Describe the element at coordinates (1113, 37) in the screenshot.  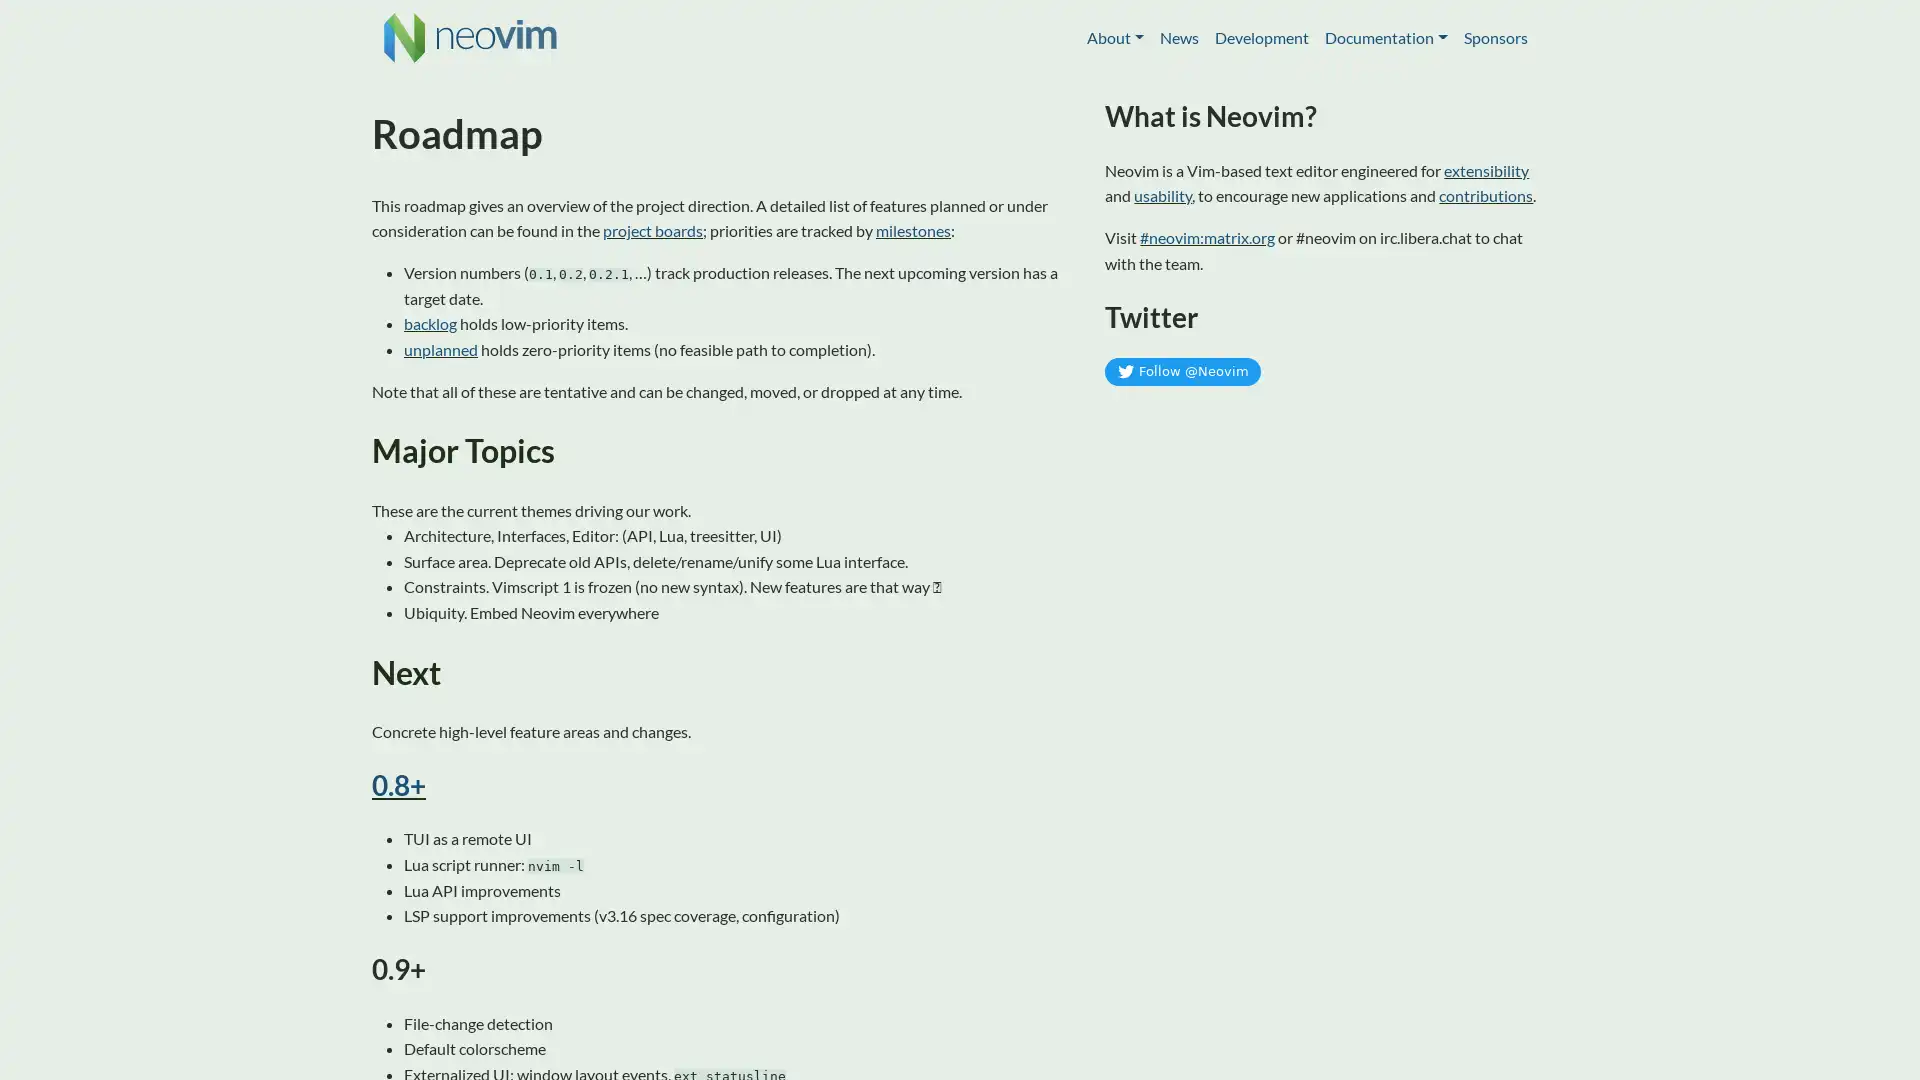
I see `About` at that location.